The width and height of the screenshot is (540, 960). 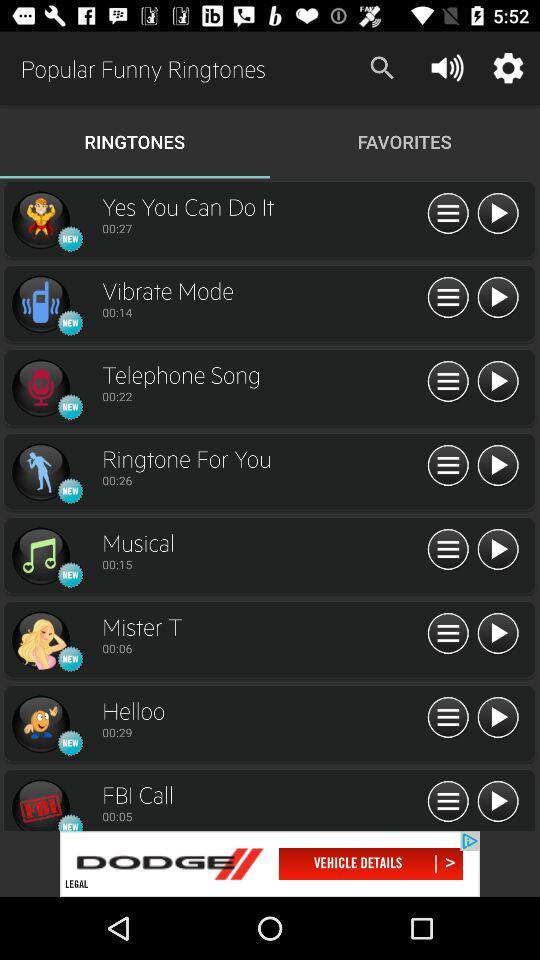 What do you see at coordinates (448, 466) in the screenshot?
I see `list option` at bounding box center [448, 466].